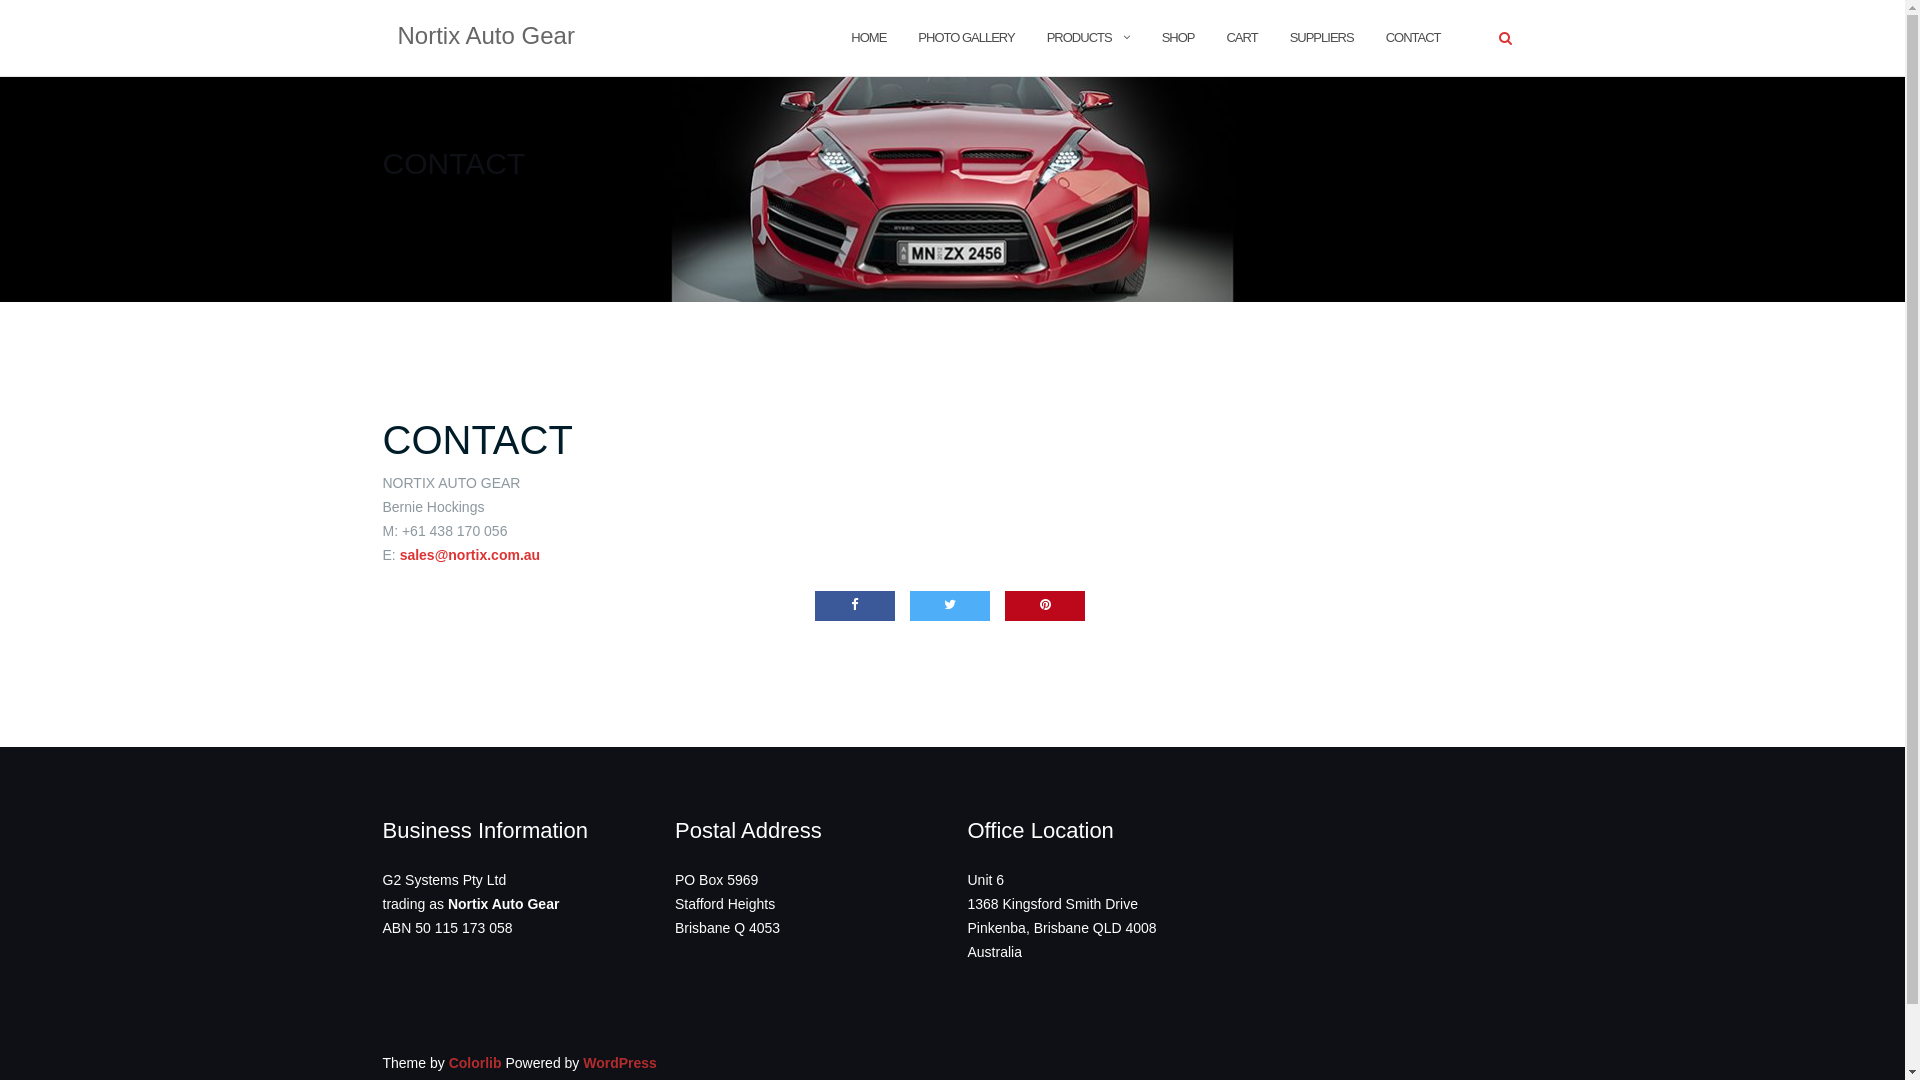 This screenshot has height=1080, width=1920. I want to click on 'WordPress', so click(618, 1062).